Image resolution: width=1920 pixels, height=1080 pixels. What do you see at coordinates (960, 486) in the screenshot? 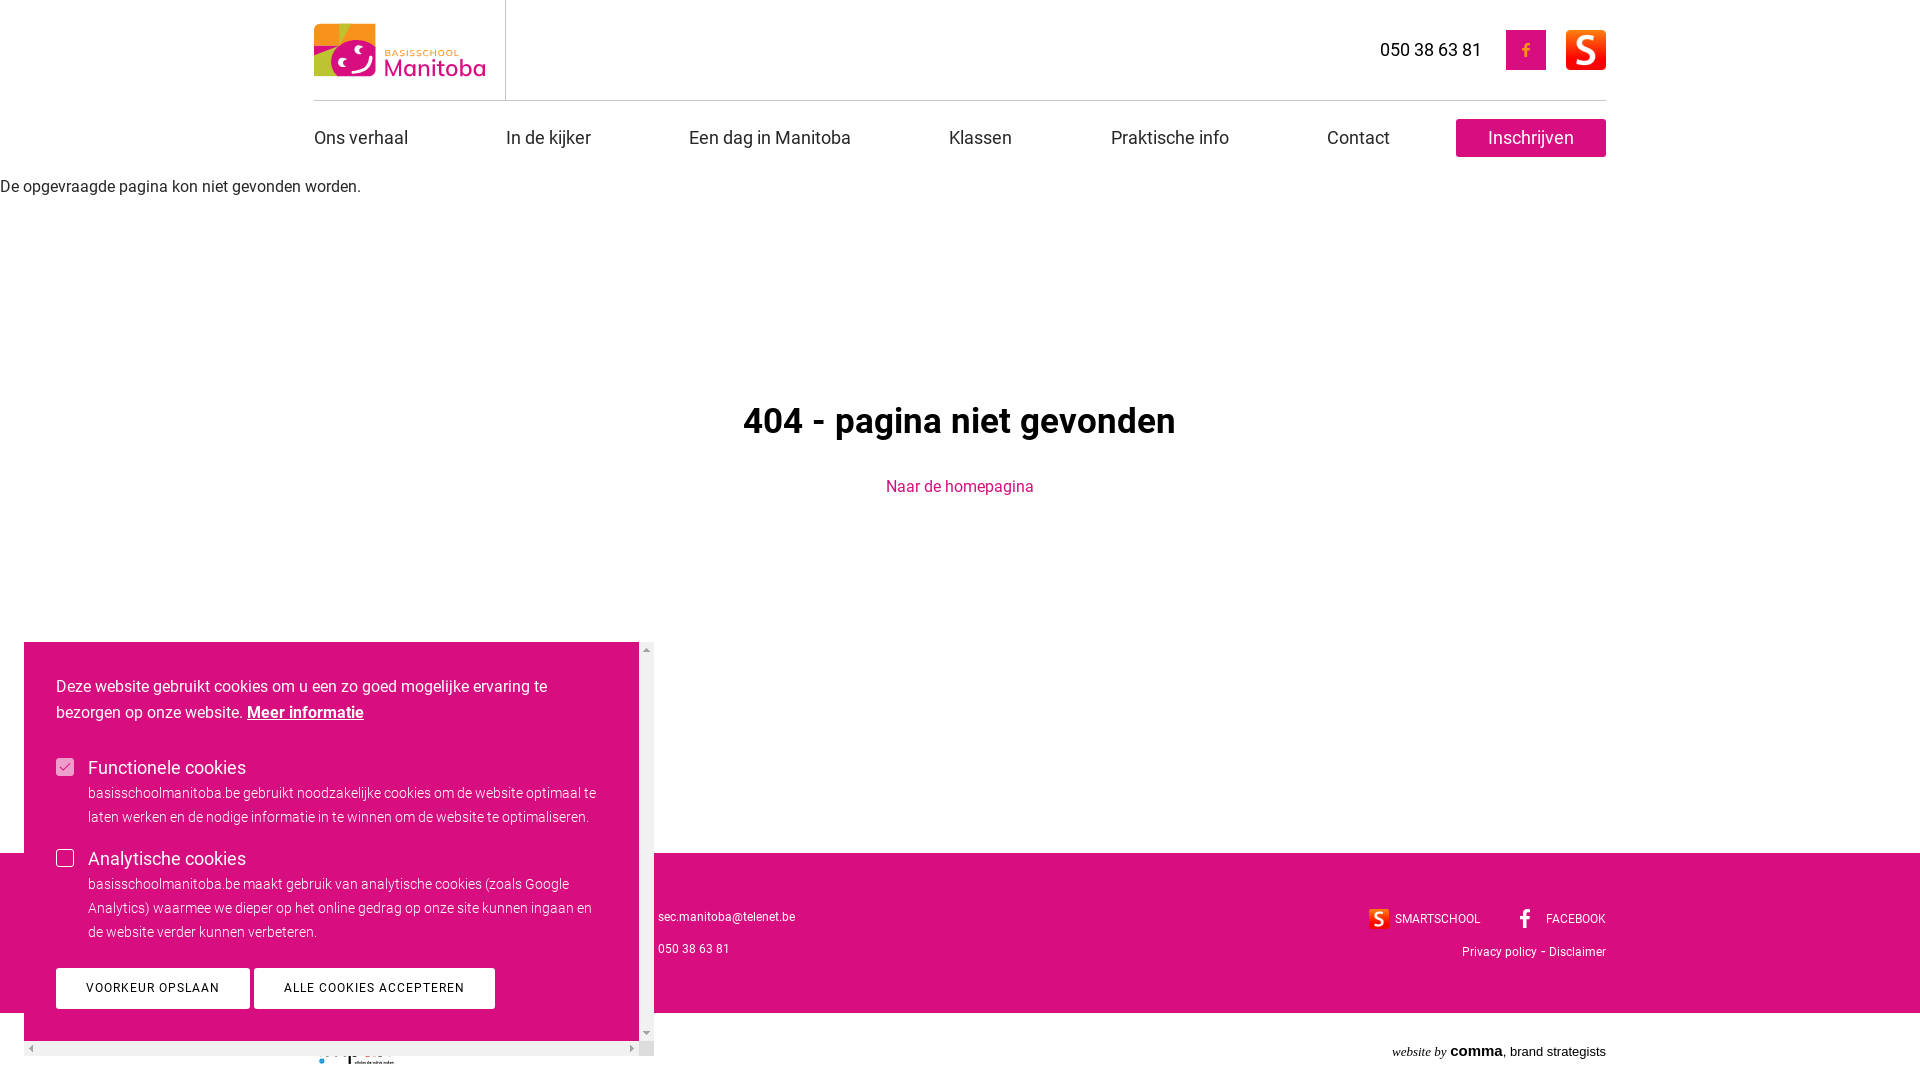
I see `'Naar de homepagina'` at bounding box center [960, 486].